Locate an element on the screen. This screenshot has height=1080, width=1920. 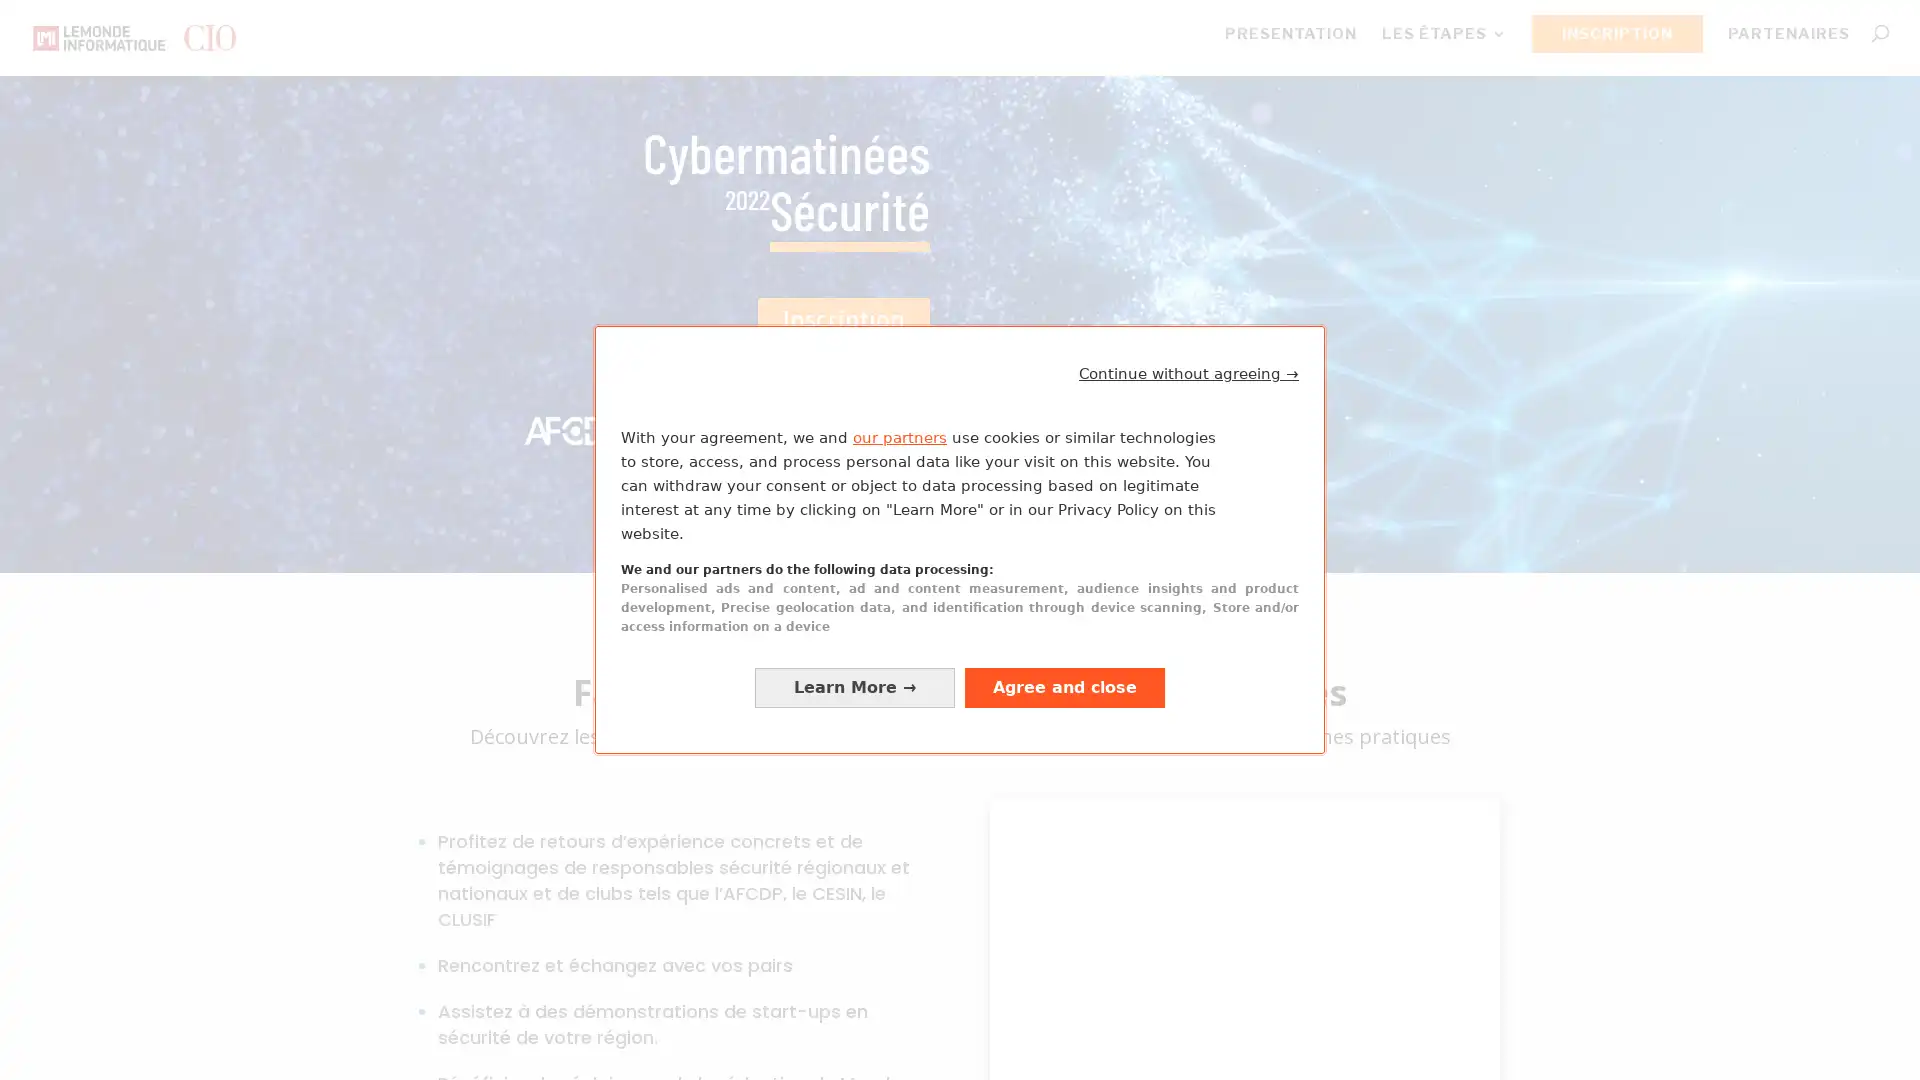
Agree to our data processing and close is located at coordinates (1064, 686).